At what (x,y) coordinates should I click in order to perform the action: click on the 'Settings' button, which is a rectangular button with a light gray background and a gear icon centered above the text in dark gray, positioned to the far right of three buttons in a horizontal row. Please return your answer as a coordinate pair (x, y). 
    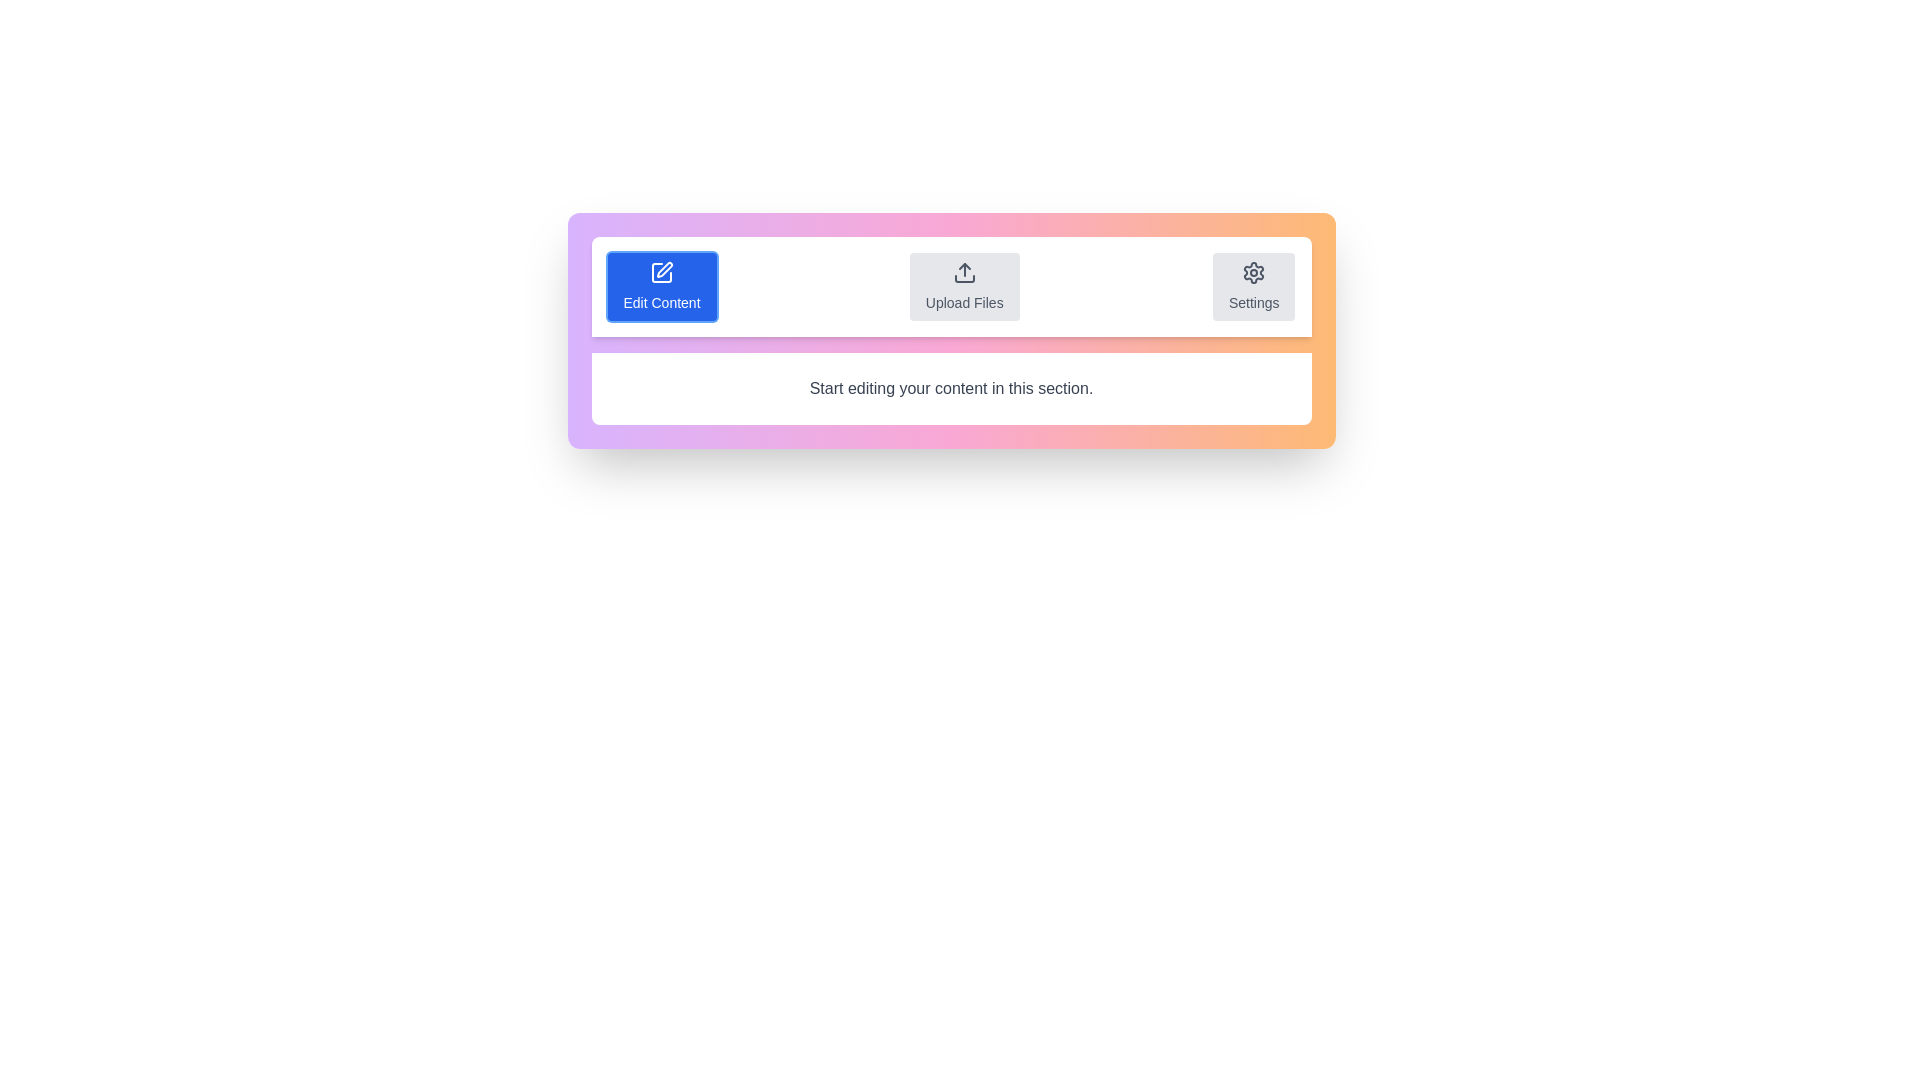
    Looking at the image, I should click on (1253, 286).